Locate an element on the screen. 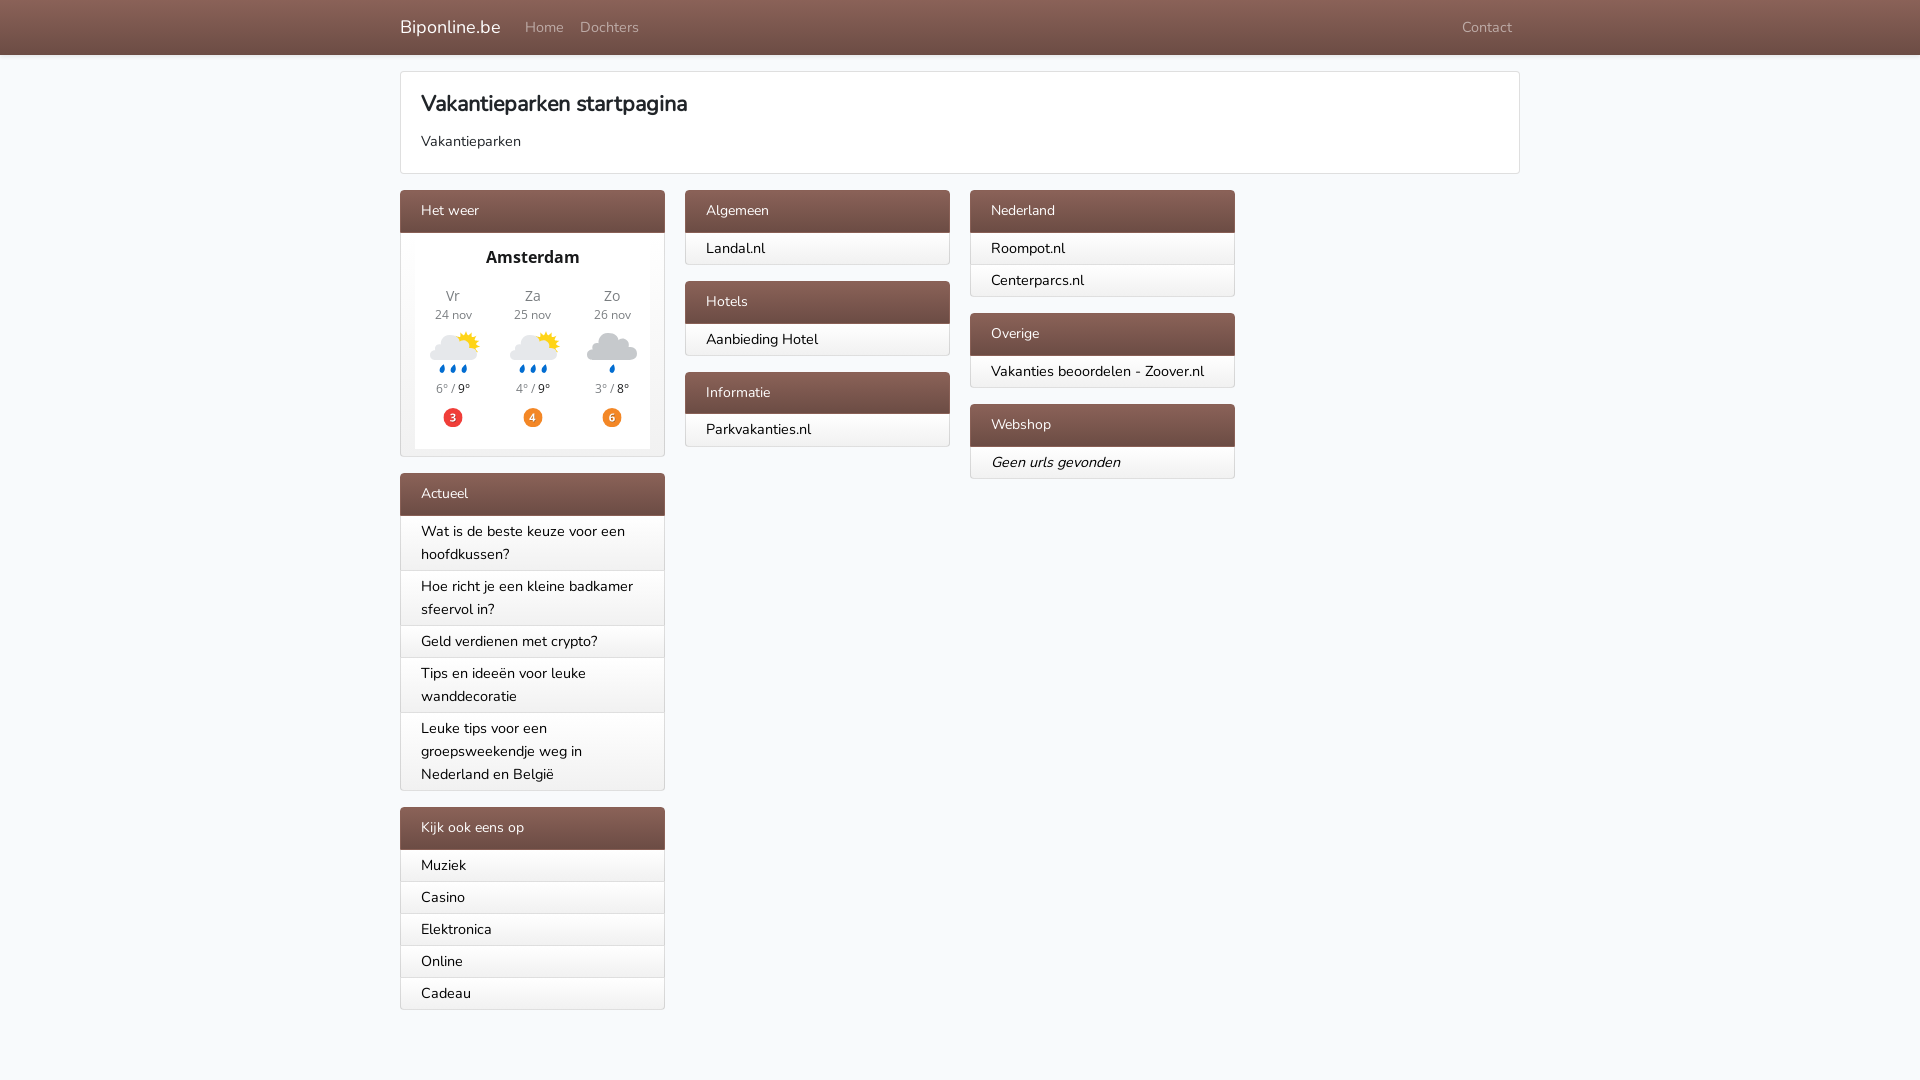 Image resolution: width=1920 pixels, height=1080 pixels. 'Dochters' is located at coordinates (608, 27).